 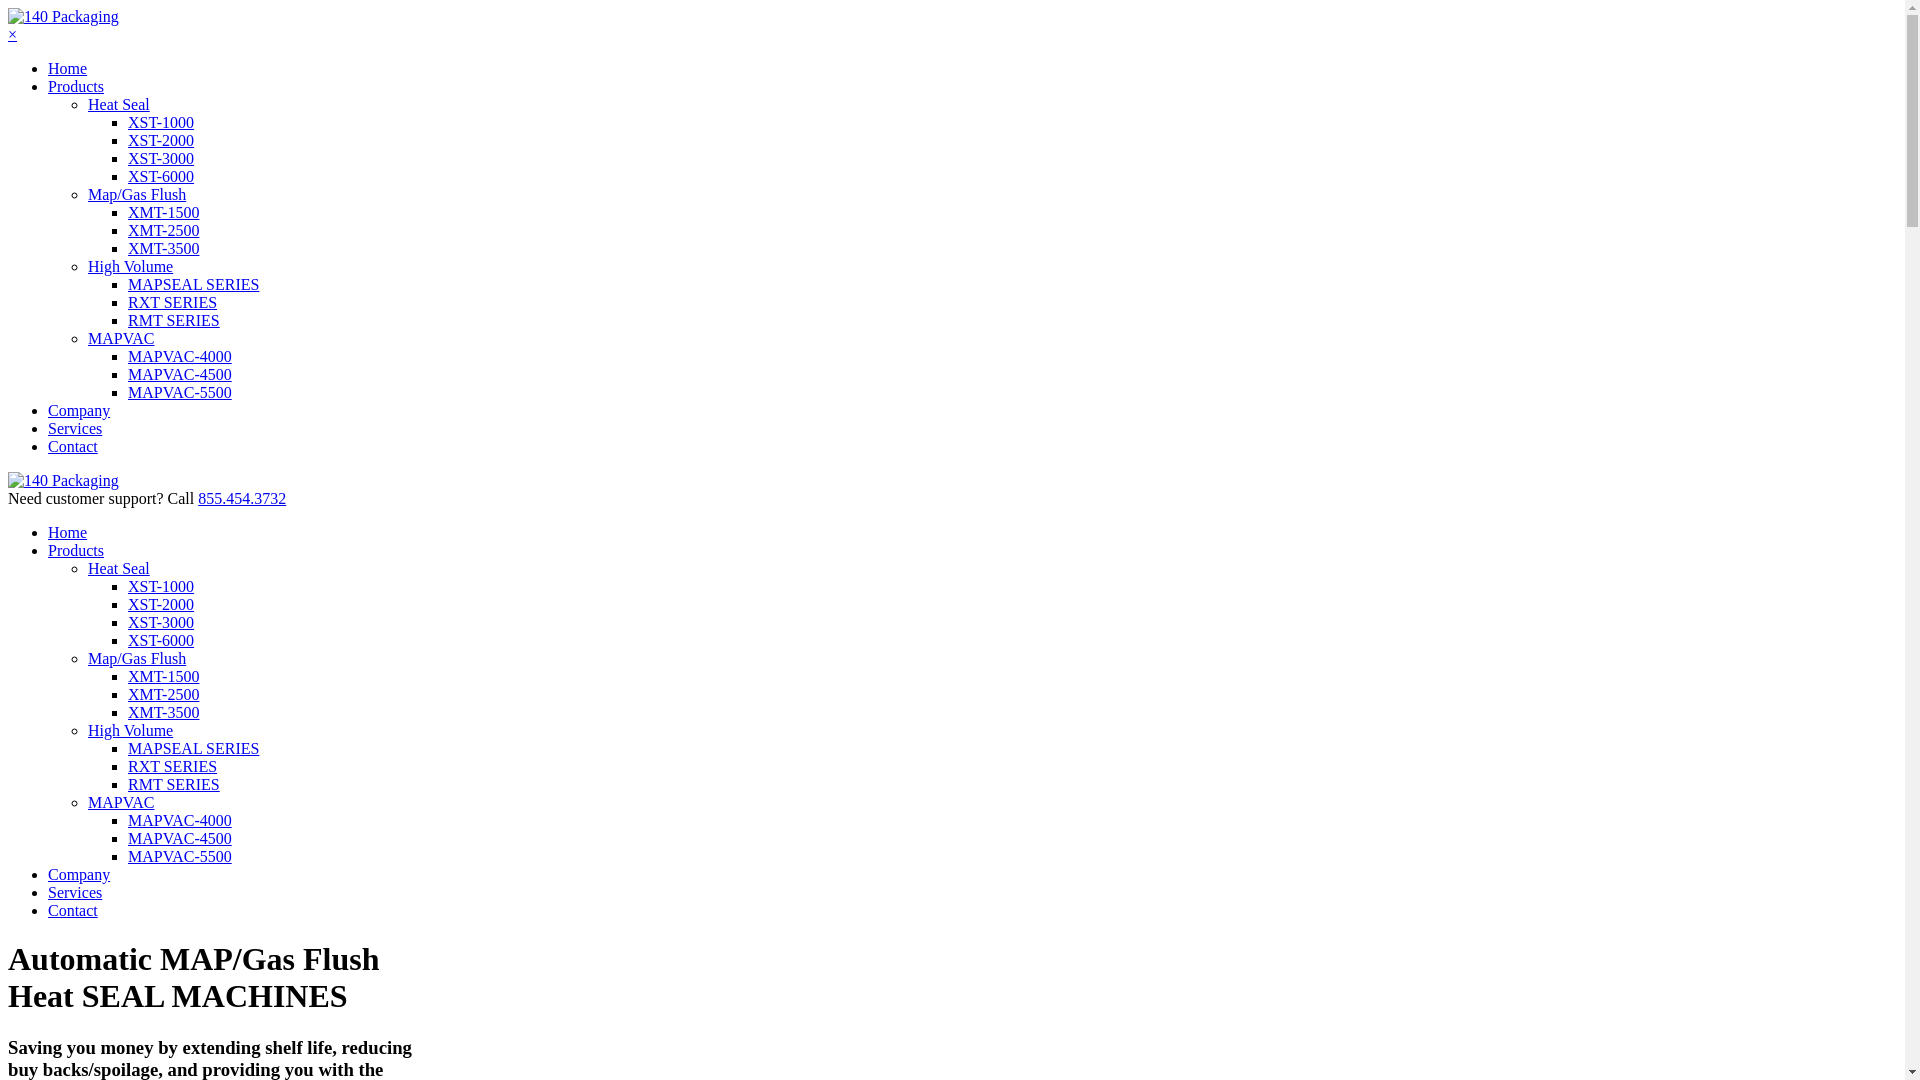 I want to click on 'Company', so click(x=78, y=409).